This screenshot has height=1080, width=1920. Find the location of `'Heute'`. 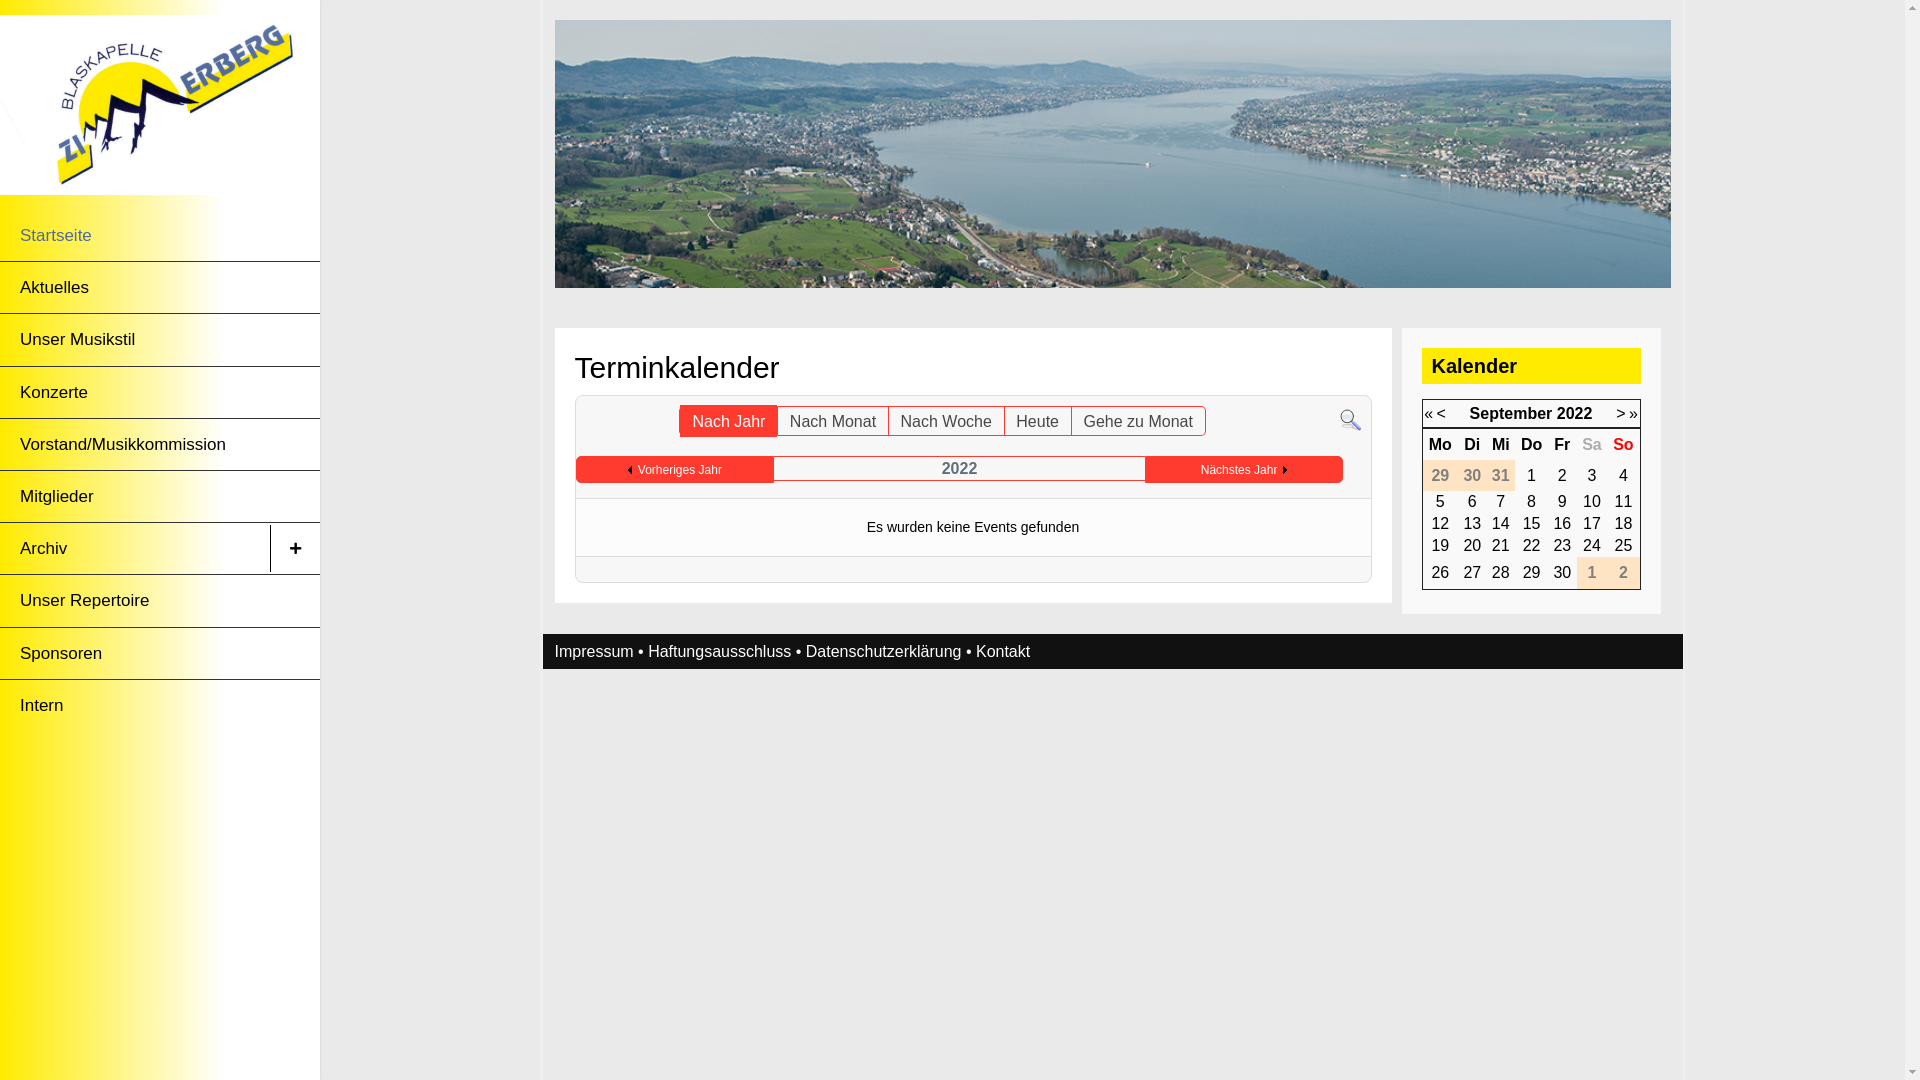

'Heute' is located at coordinates (1003, 419).